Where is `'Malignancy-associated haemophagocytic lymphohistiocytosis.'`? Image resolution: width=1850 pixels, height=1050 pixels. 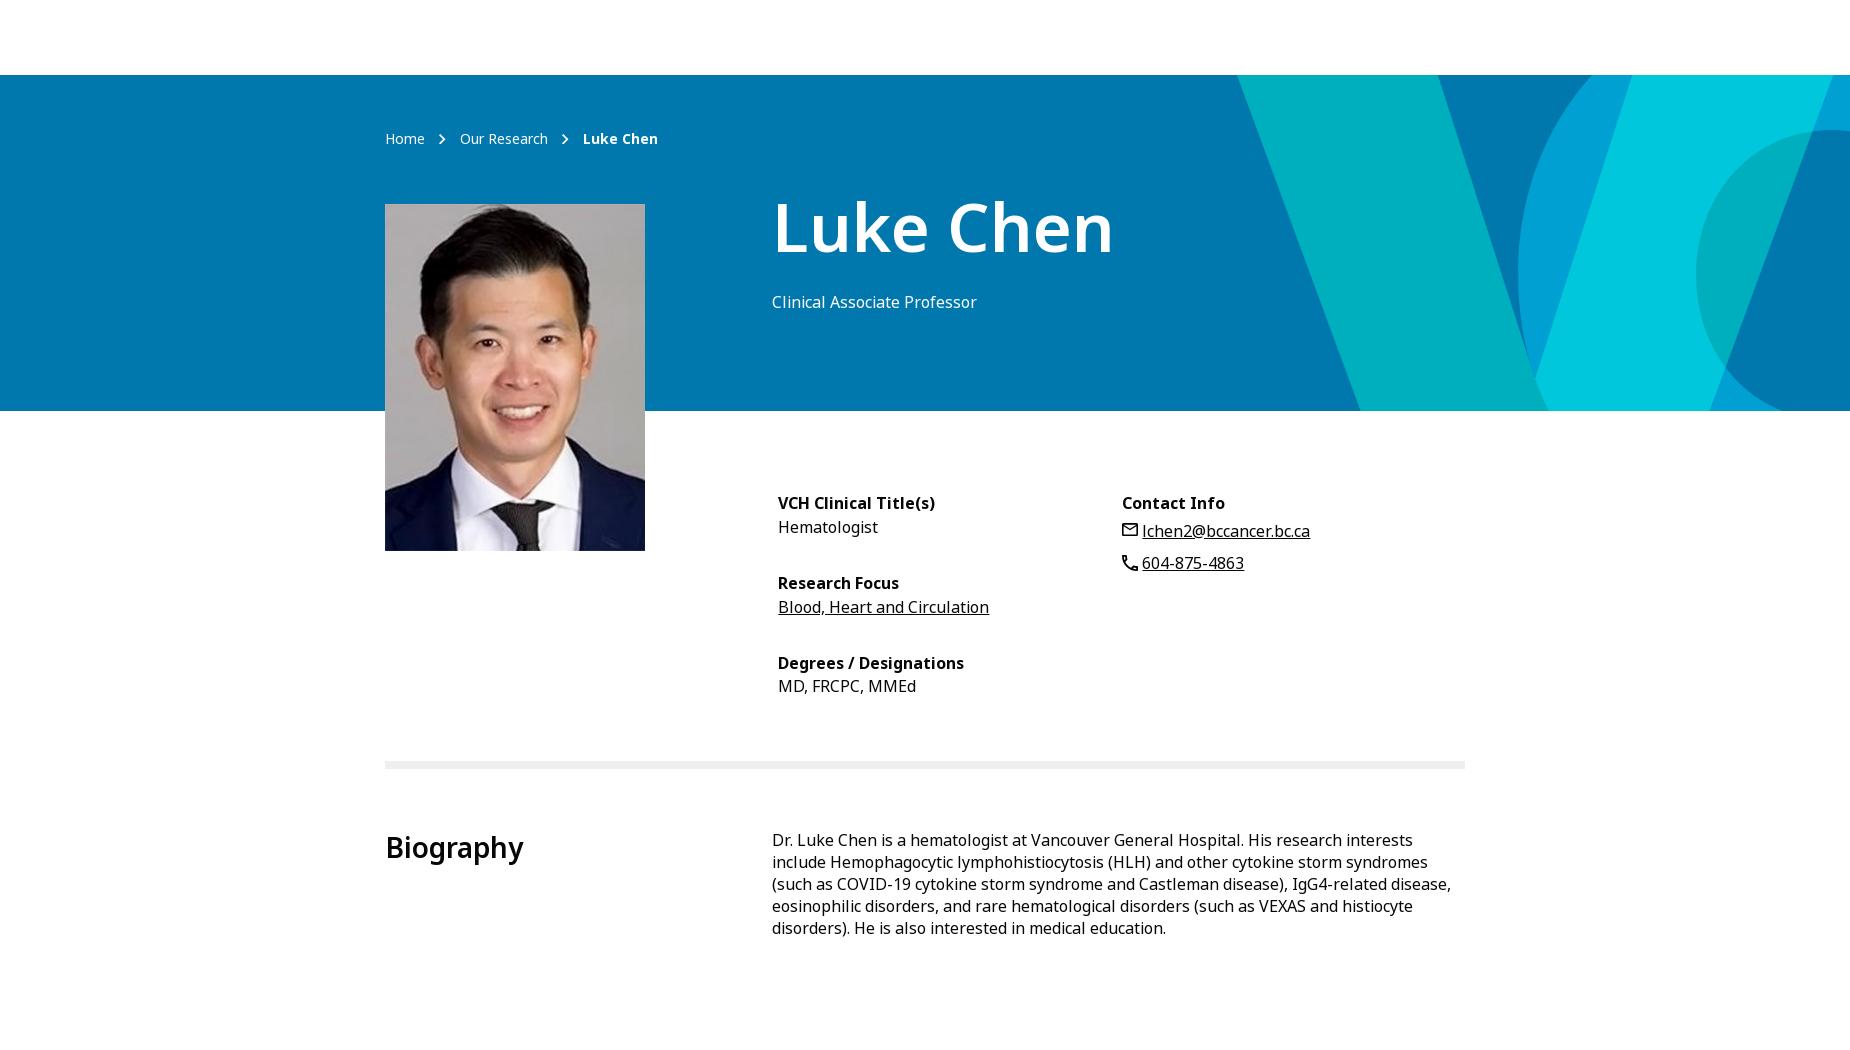 'Malignancy-associated haemophagocytic lymphohistiocytosis.' is located at coordinates (771, 337).